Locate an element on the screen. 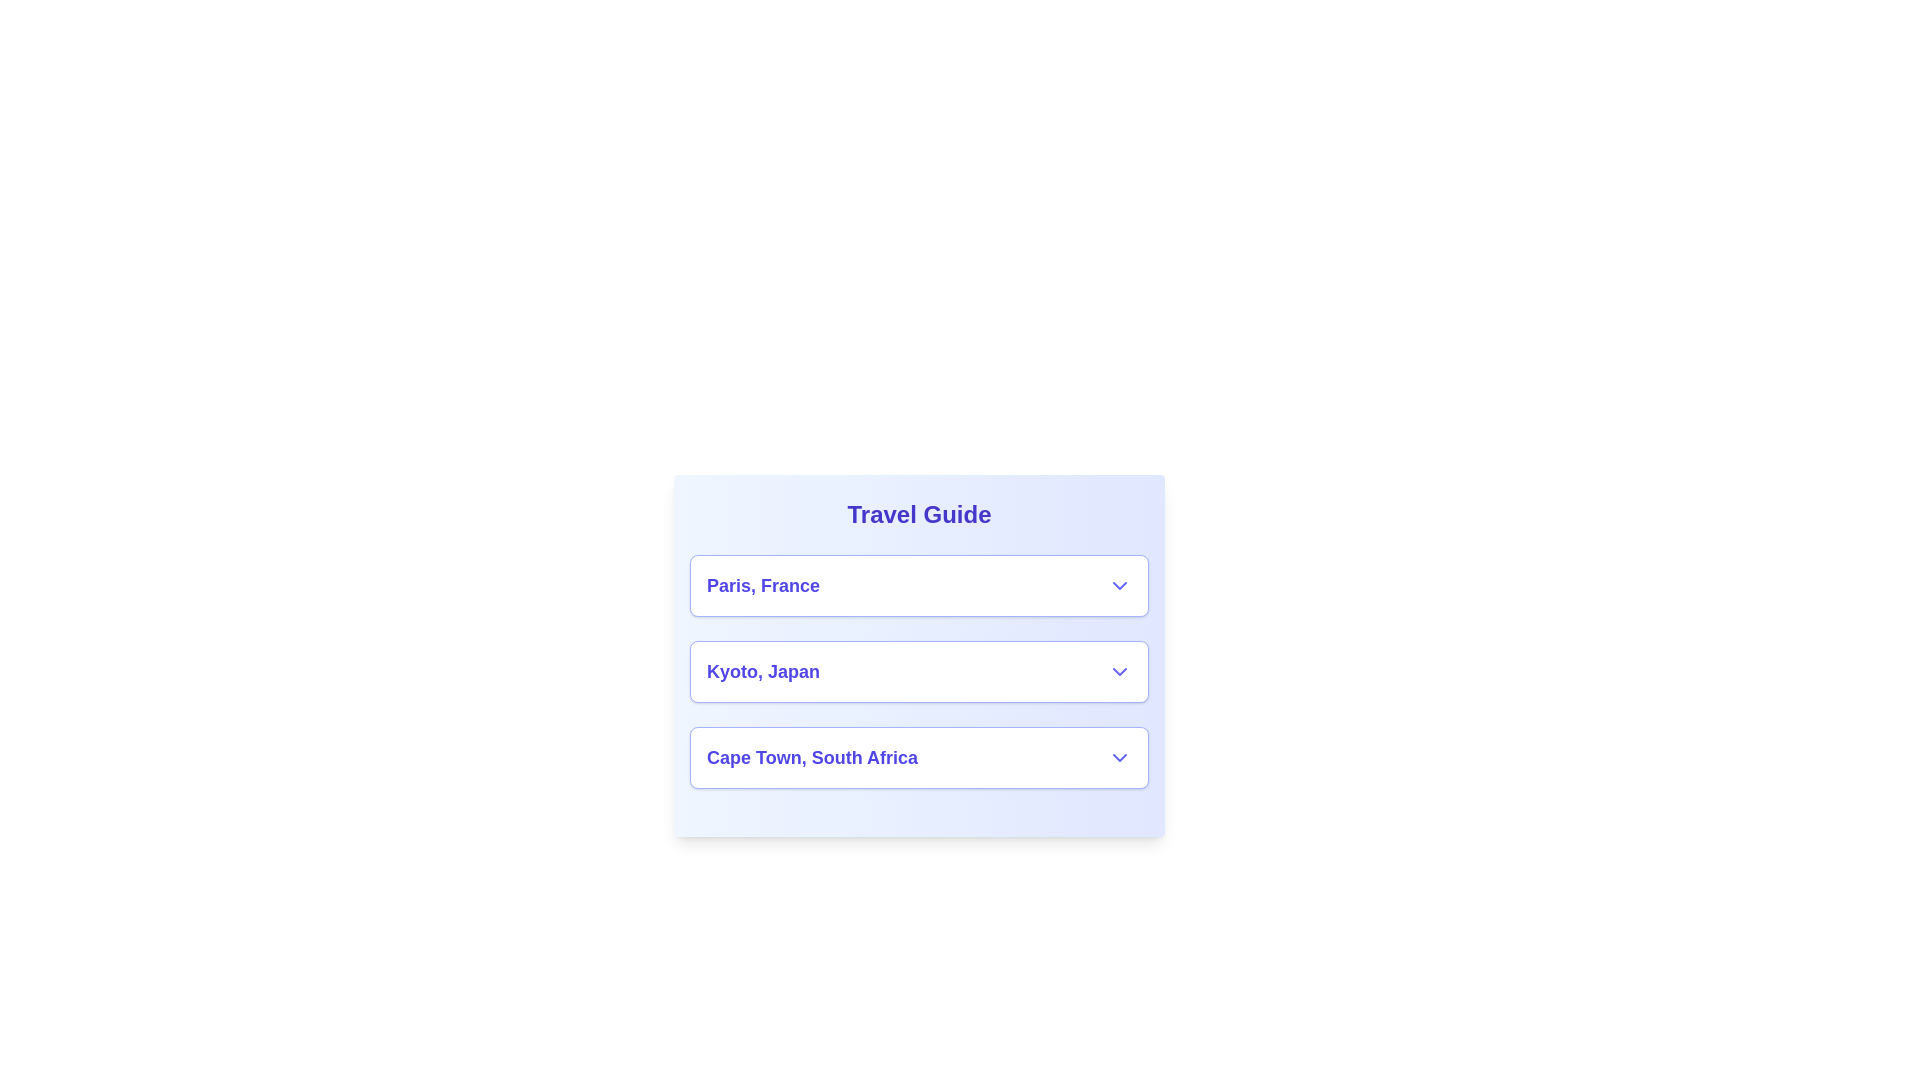 This screenshot has height=1080, width=1920. the label text element that indicates a selectable location in the dropdown list, positioned above 'Cape Town, South Africa' and below 'Paris, France' is located at coordinates (762, 671).